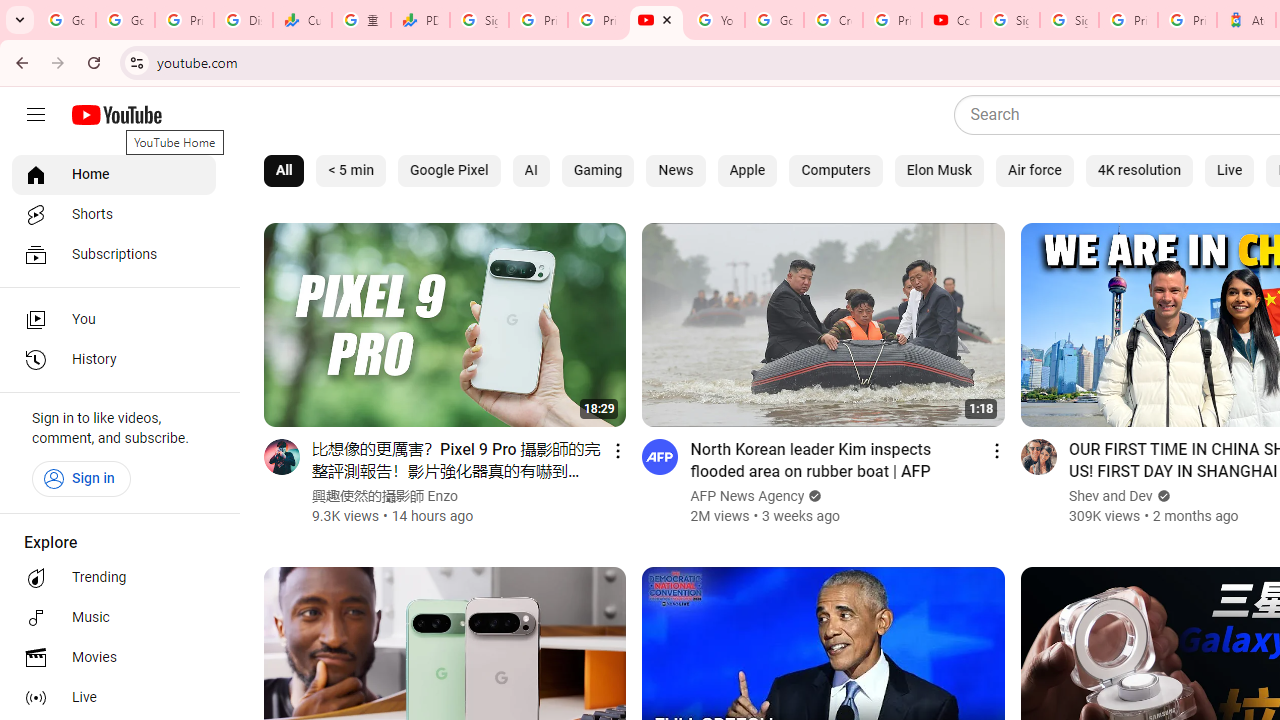 The height and width of the screenshot is (720, 1280). Describe the element at coordinates (596, 20) in the screenshot. I see `'Privacy Checkup'` at that location.